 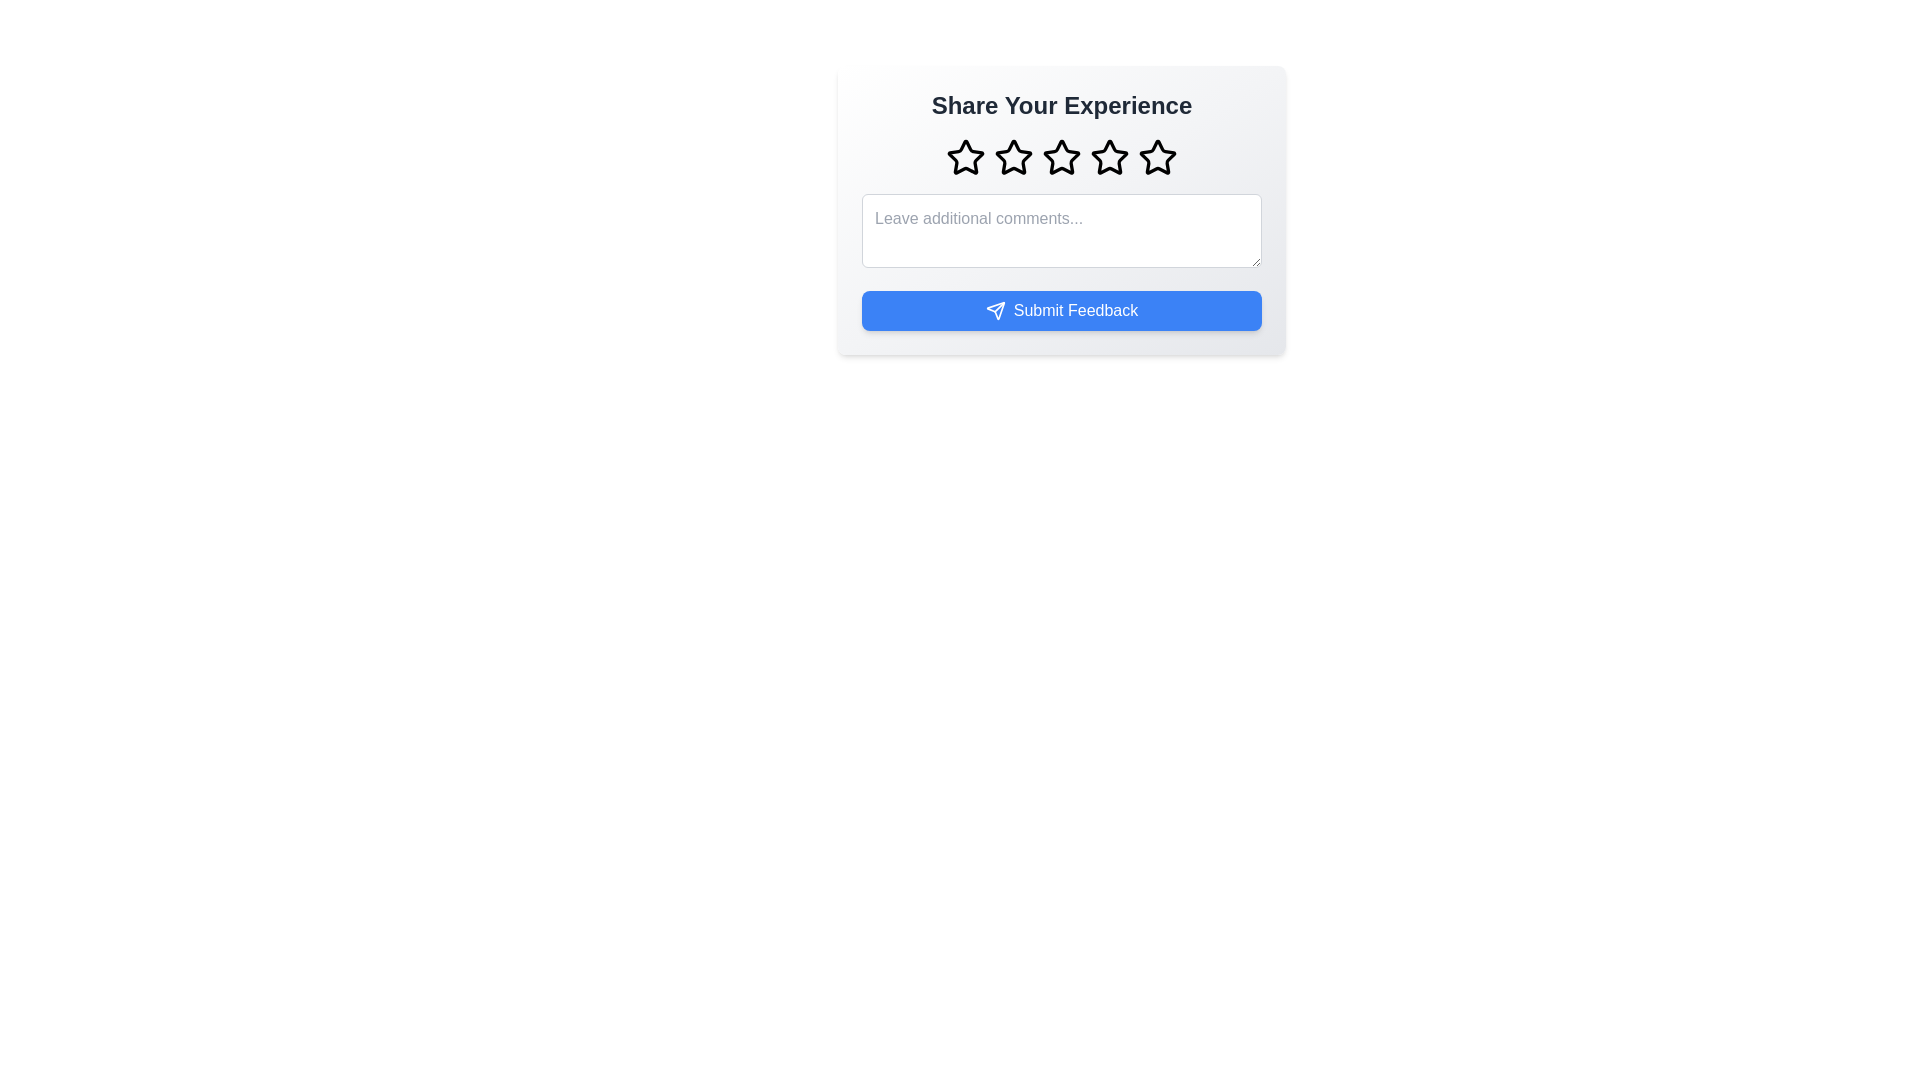 What do you see at coordinates (1013, 157) in the screenshot?
I see `the second star in the rating system` at bounding box center [1013, 157].